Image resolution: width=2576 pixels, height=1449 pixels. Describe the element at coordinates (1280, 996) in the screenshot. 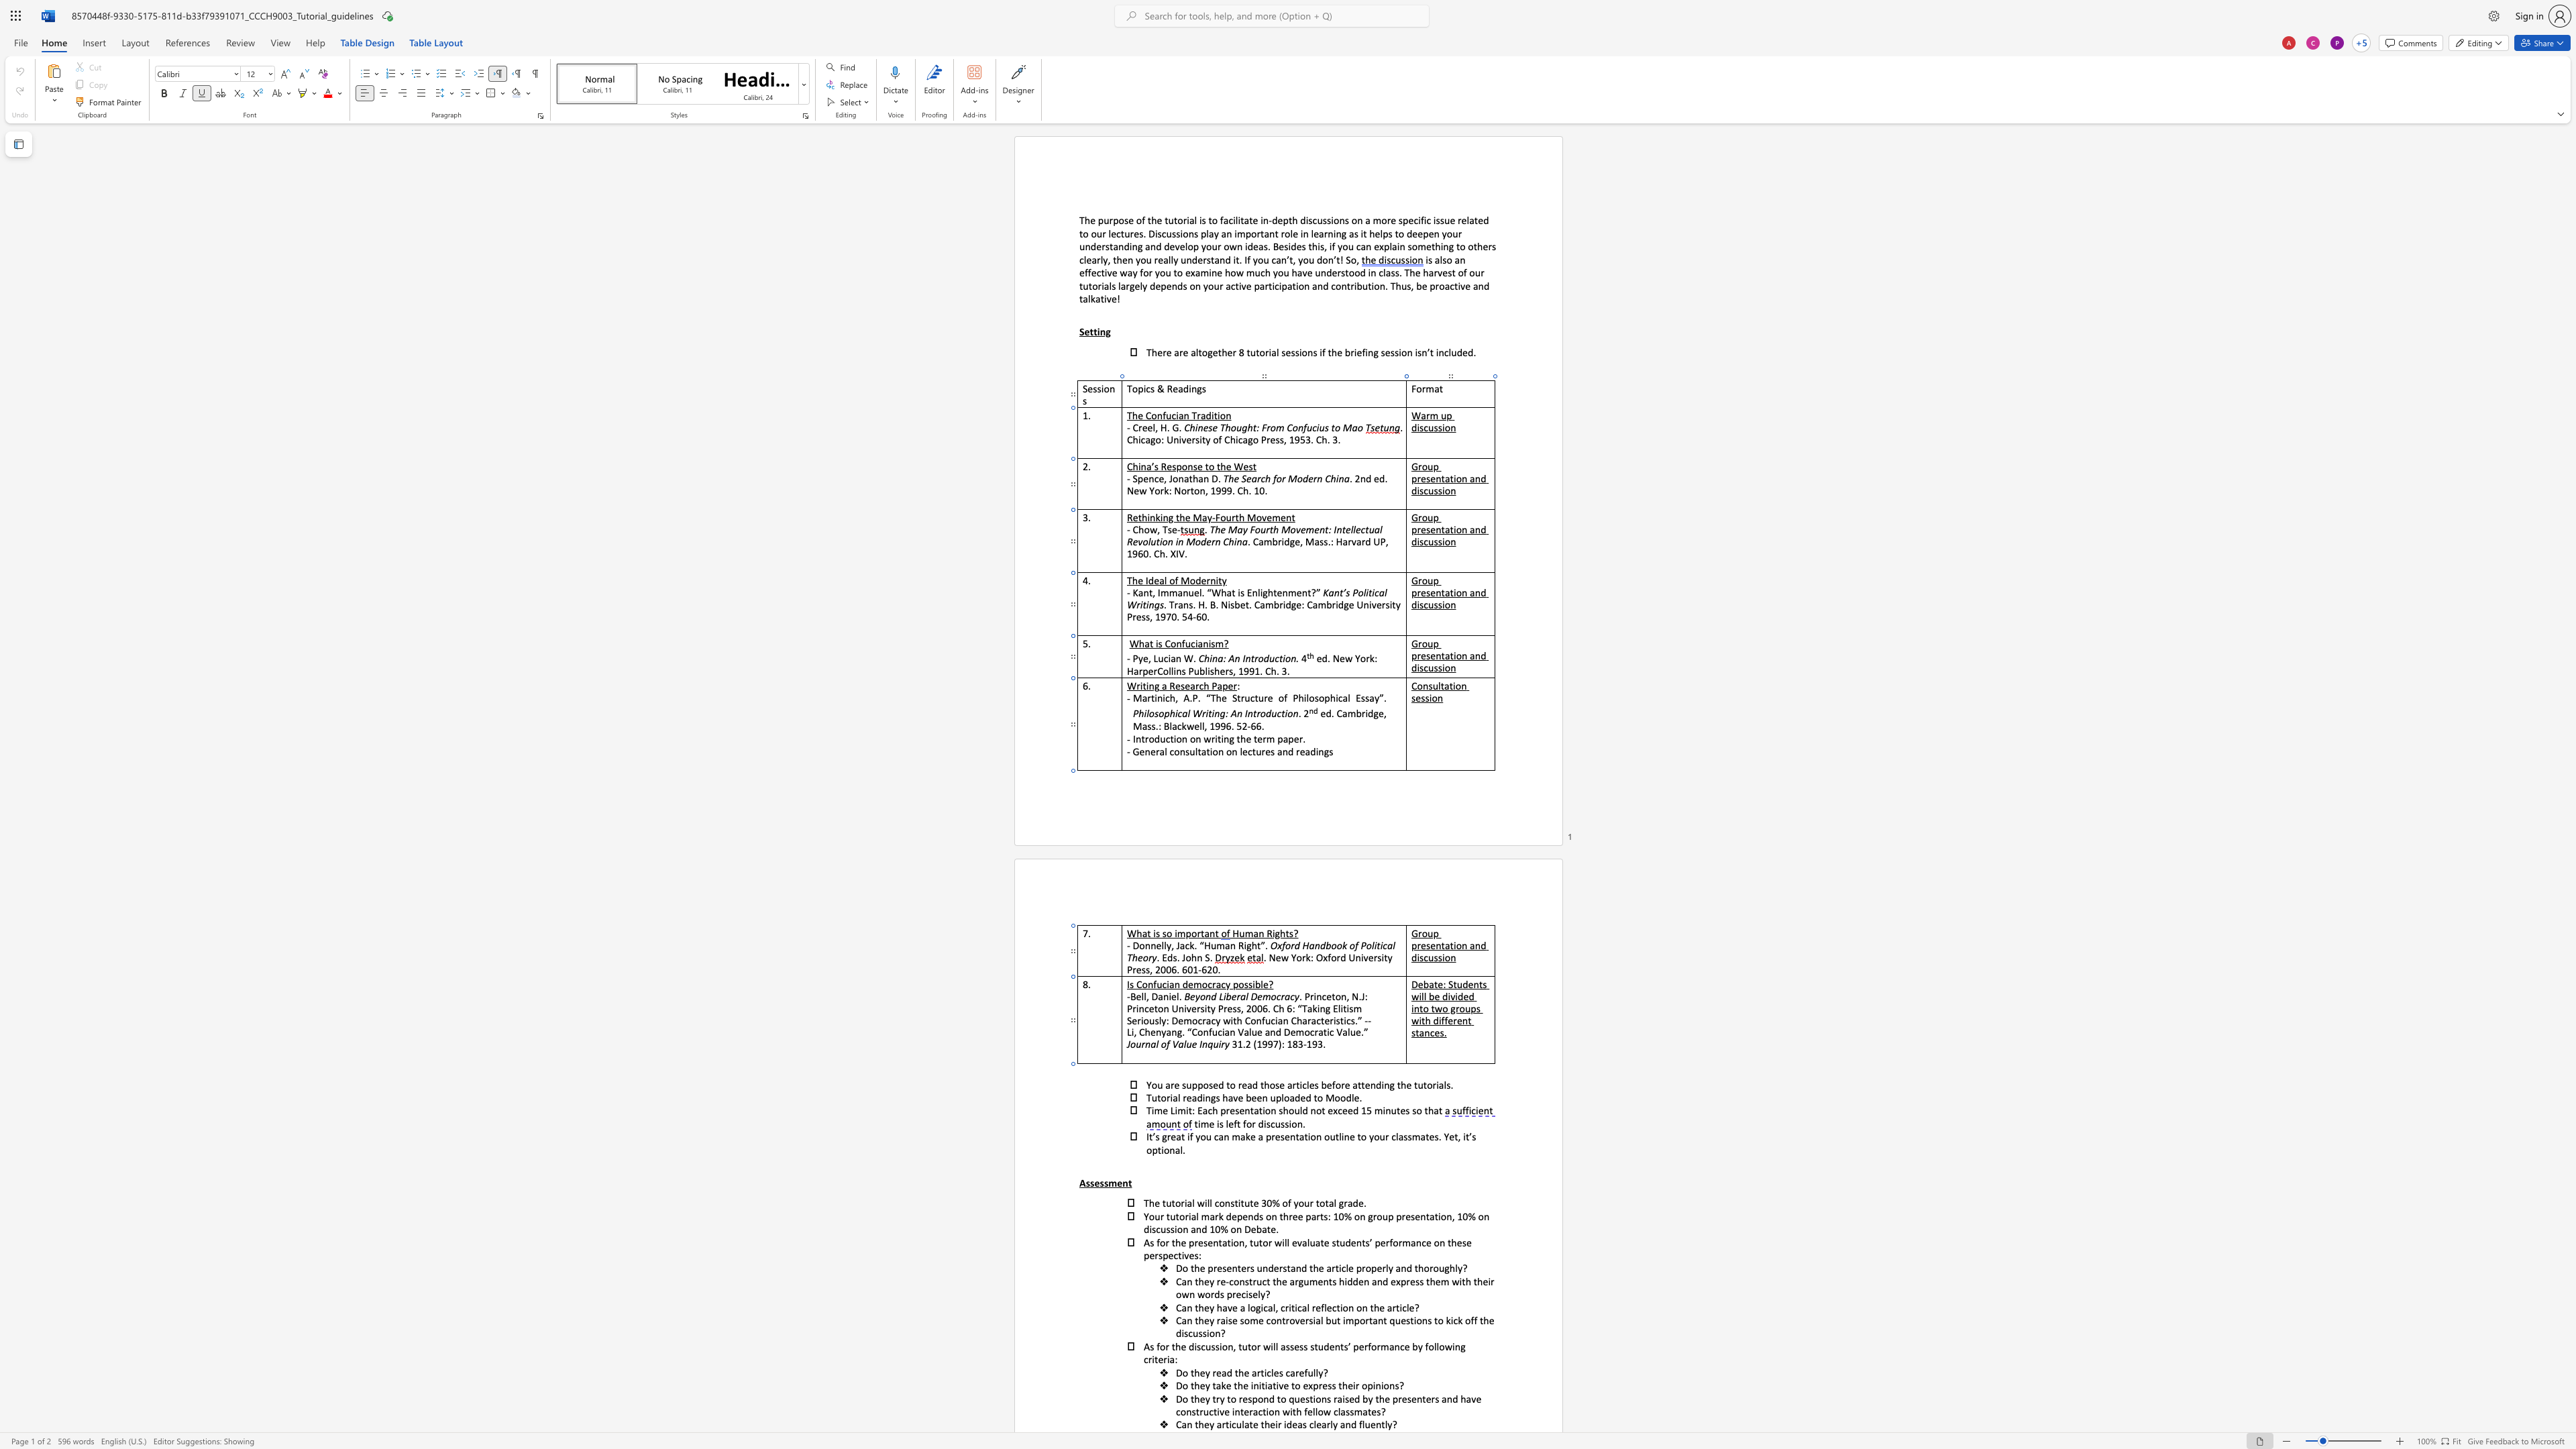

I see `the space between the continuous character "c" and "r" in the text` at that location.